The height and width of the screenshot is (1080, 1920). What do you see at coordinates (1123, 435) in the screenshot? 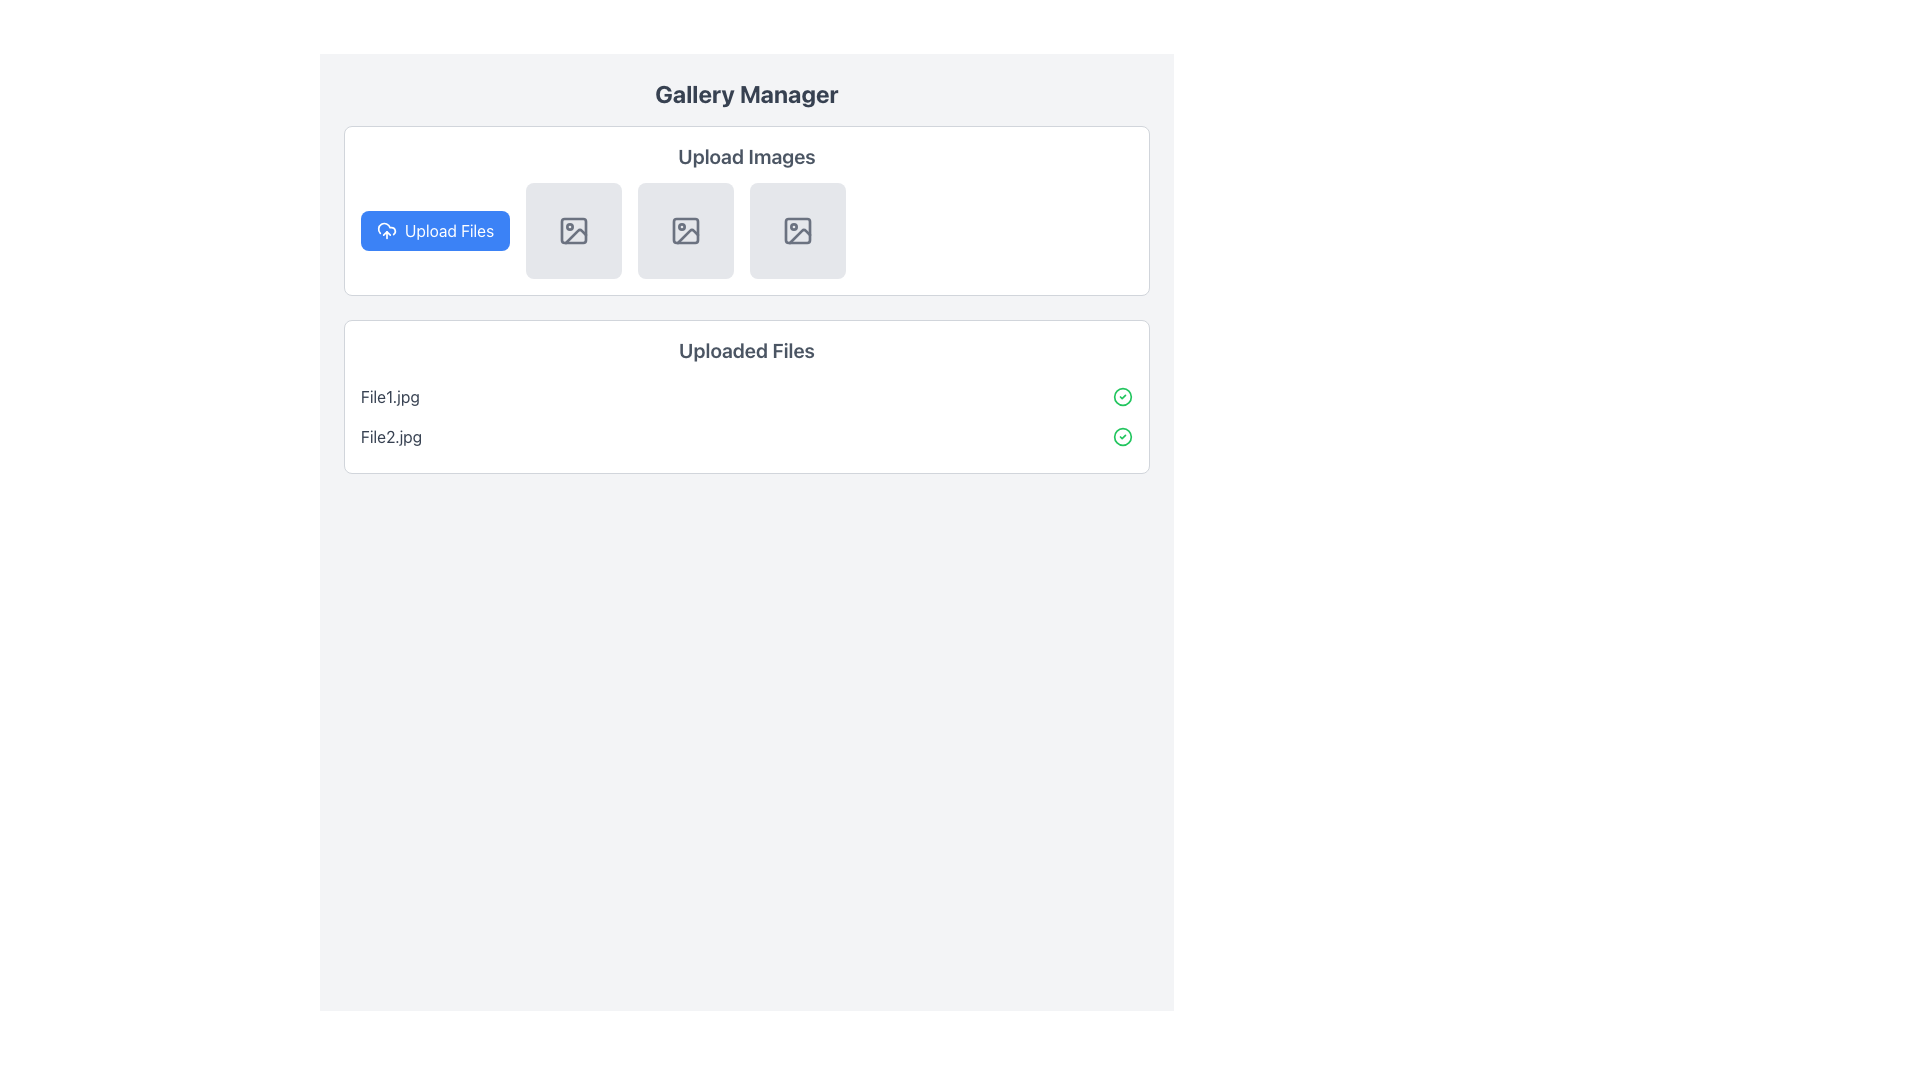
I see `the green circular confirmation icon with a checkmark located next to the label 'File2.jpg'` at bounding box center [1123, 435].